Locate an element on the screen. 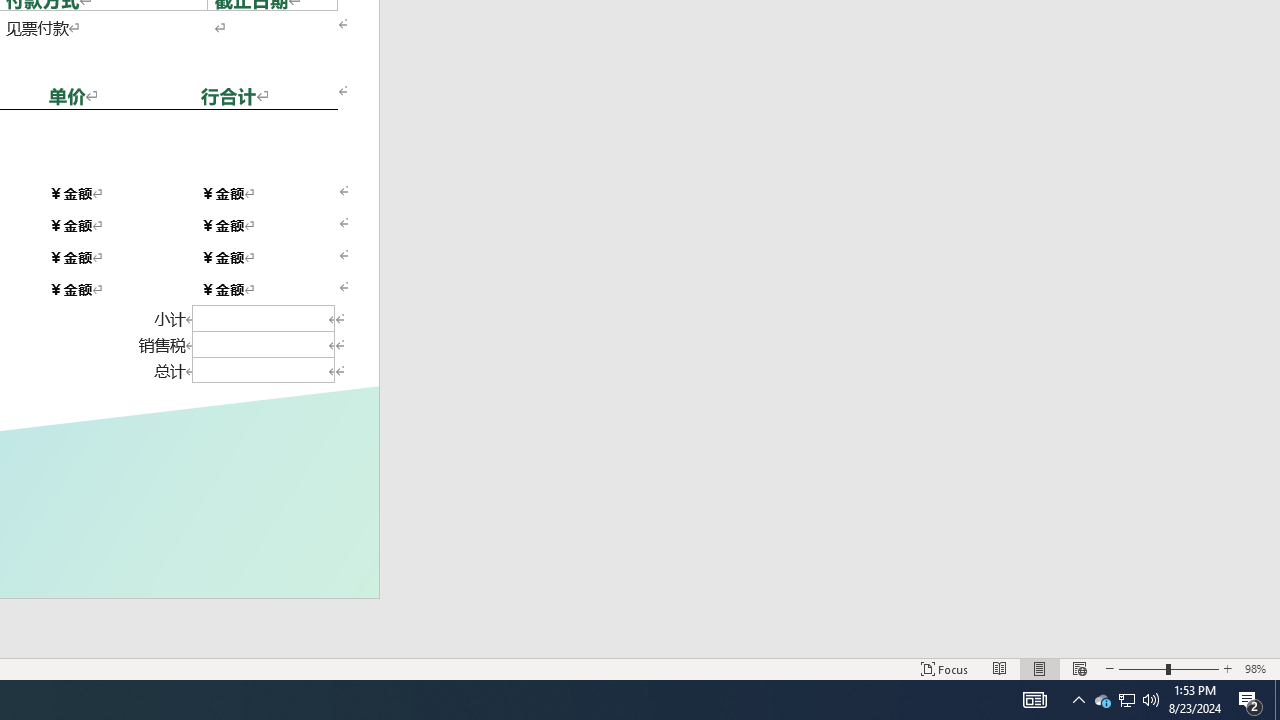 This screenshot has width=1280, height=720. 'Zoom 98%' is located at coordinates (1257, 669).